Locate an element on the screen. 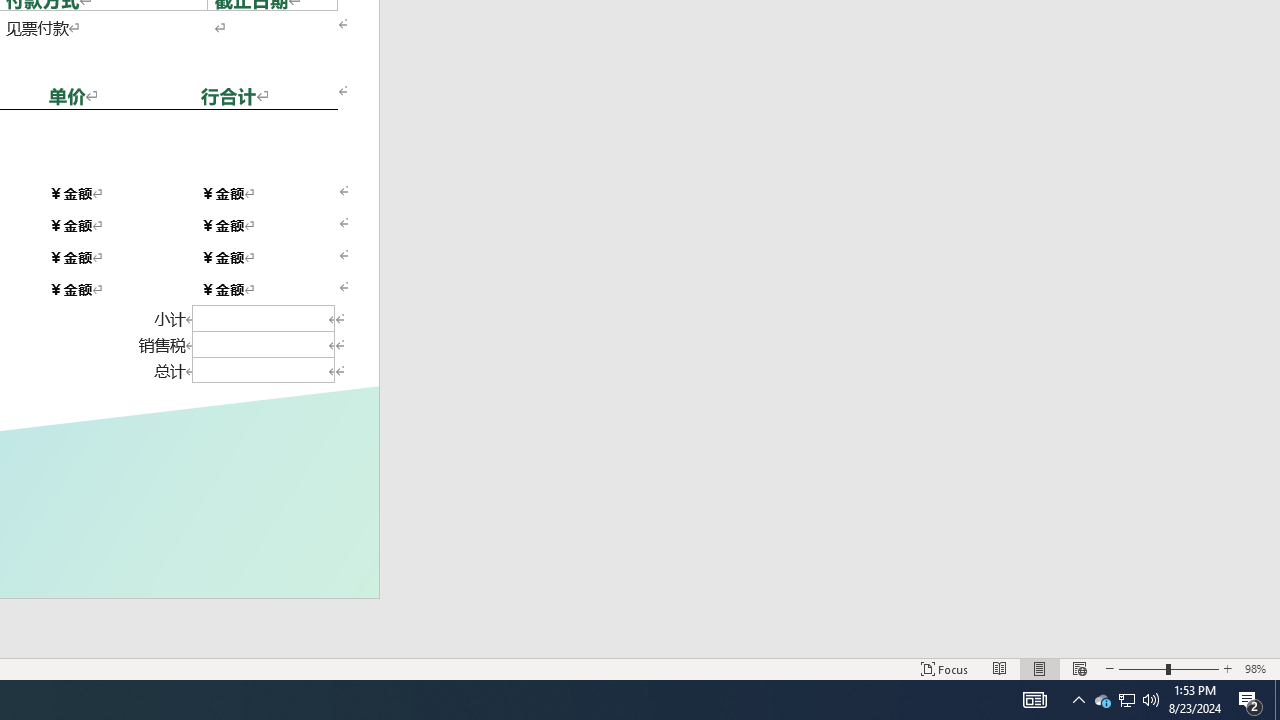 This screenshot has width=1280, height=720. 'Zoom 98%' is located at coordinates (1257, 669).